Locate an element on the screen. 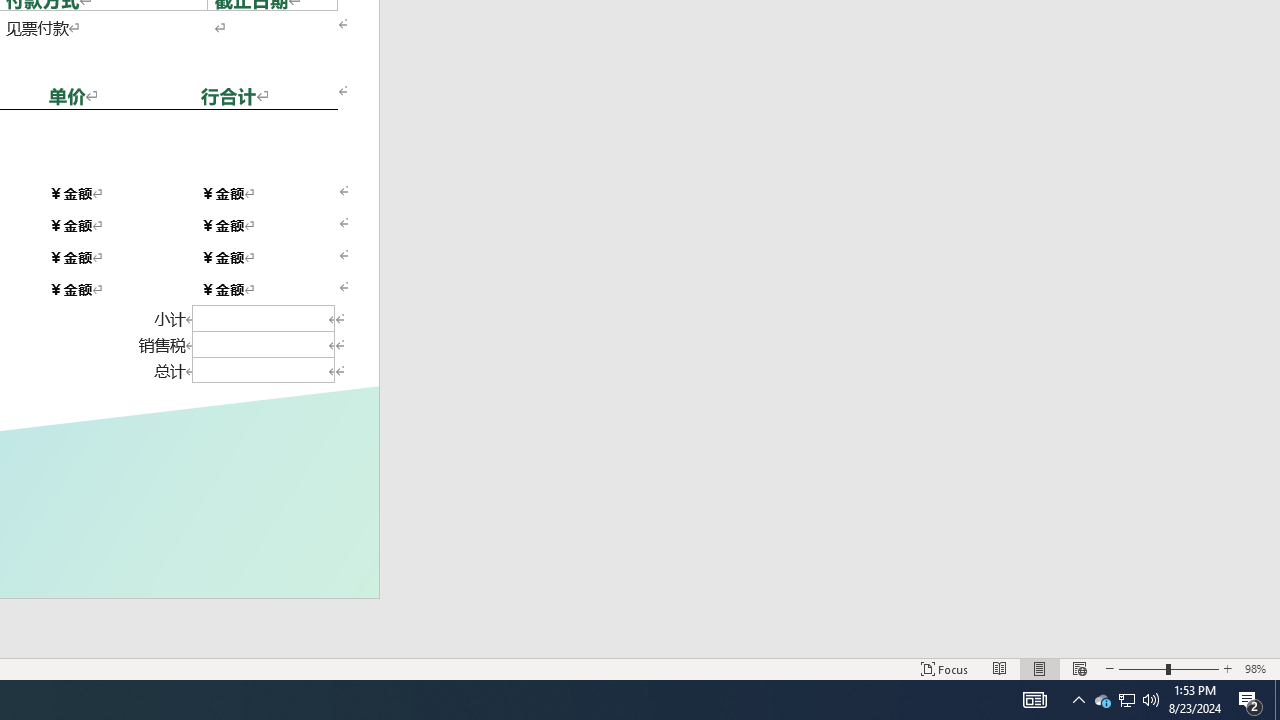 This screenshot has width=1280, height=720. 'Zoom 98%' is located at coordinates (1257, 669).